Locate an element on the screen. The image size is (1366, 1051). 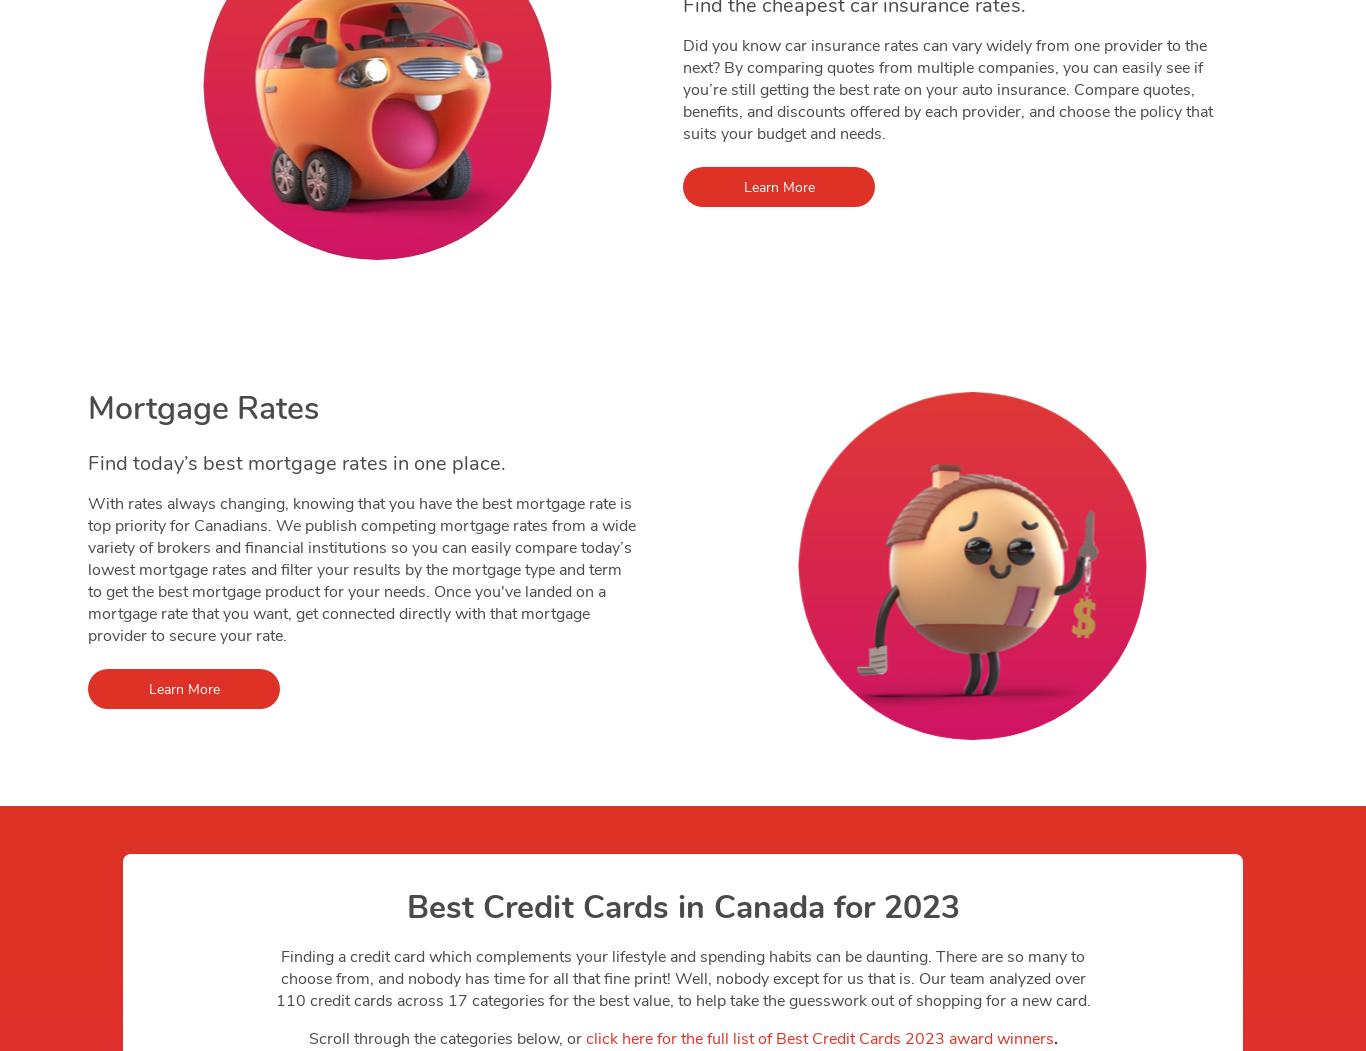
'Find today’s best mortgage rates in one place.' is located at coordinates (296, 462).